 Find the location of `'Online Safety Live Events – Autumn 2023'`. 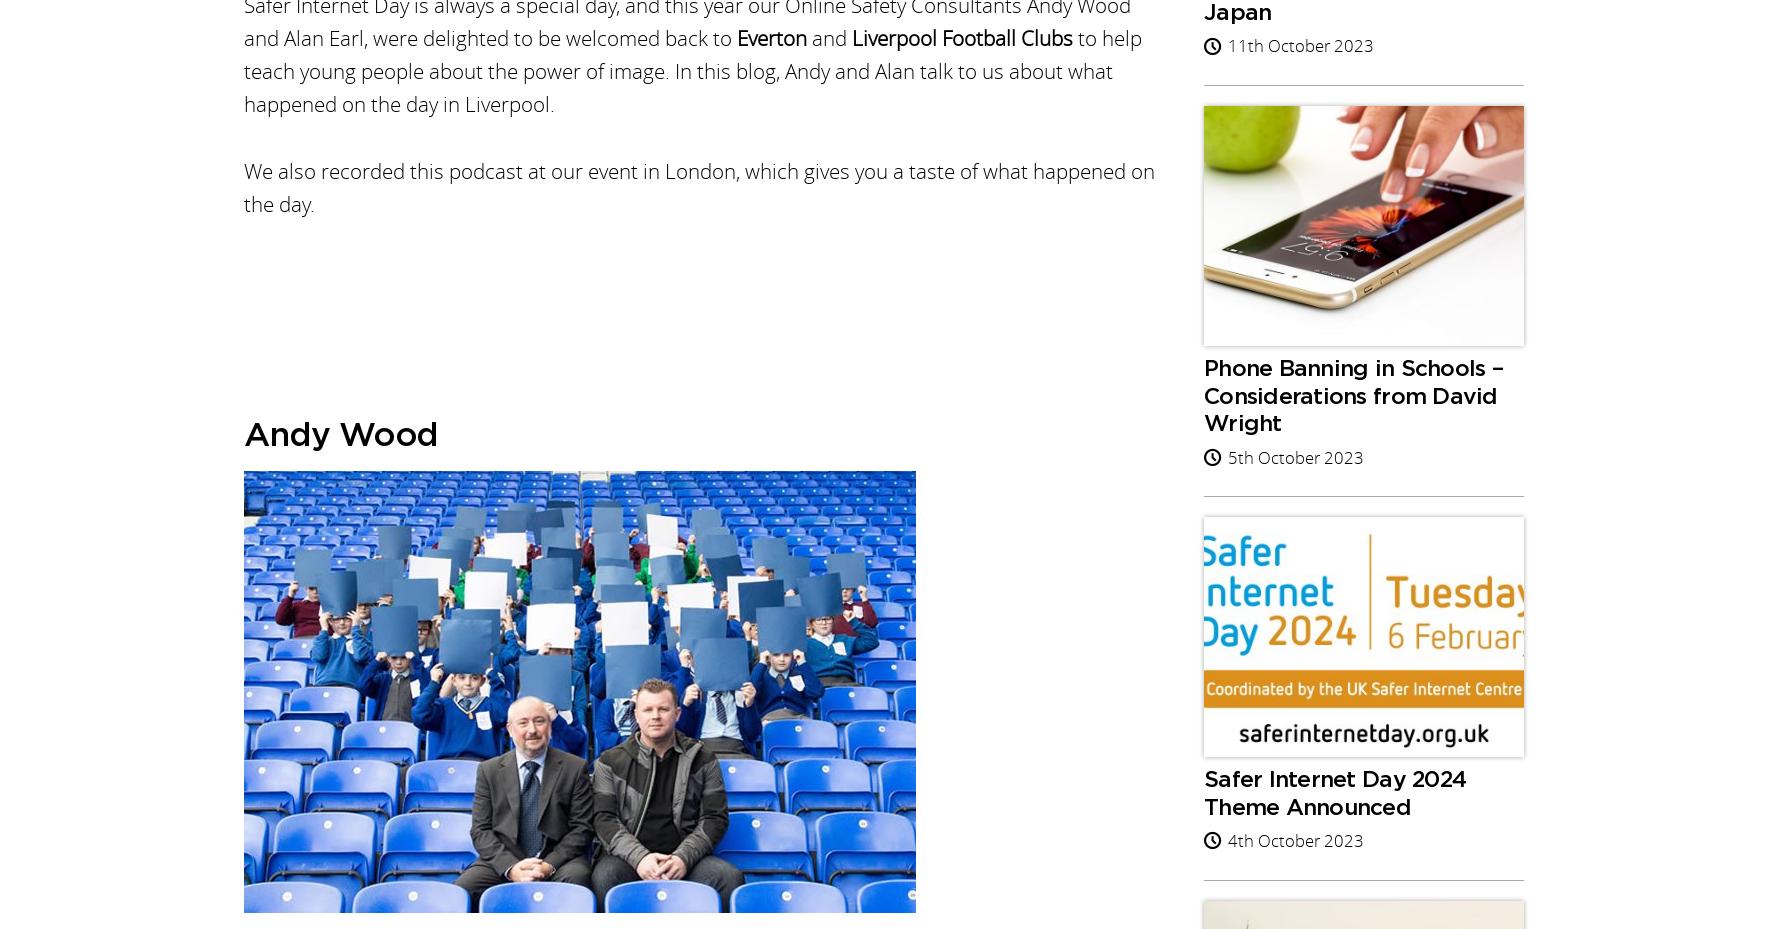

'Online Safety Live Events – Autumn 2023' is located at coordinates (723, 338).